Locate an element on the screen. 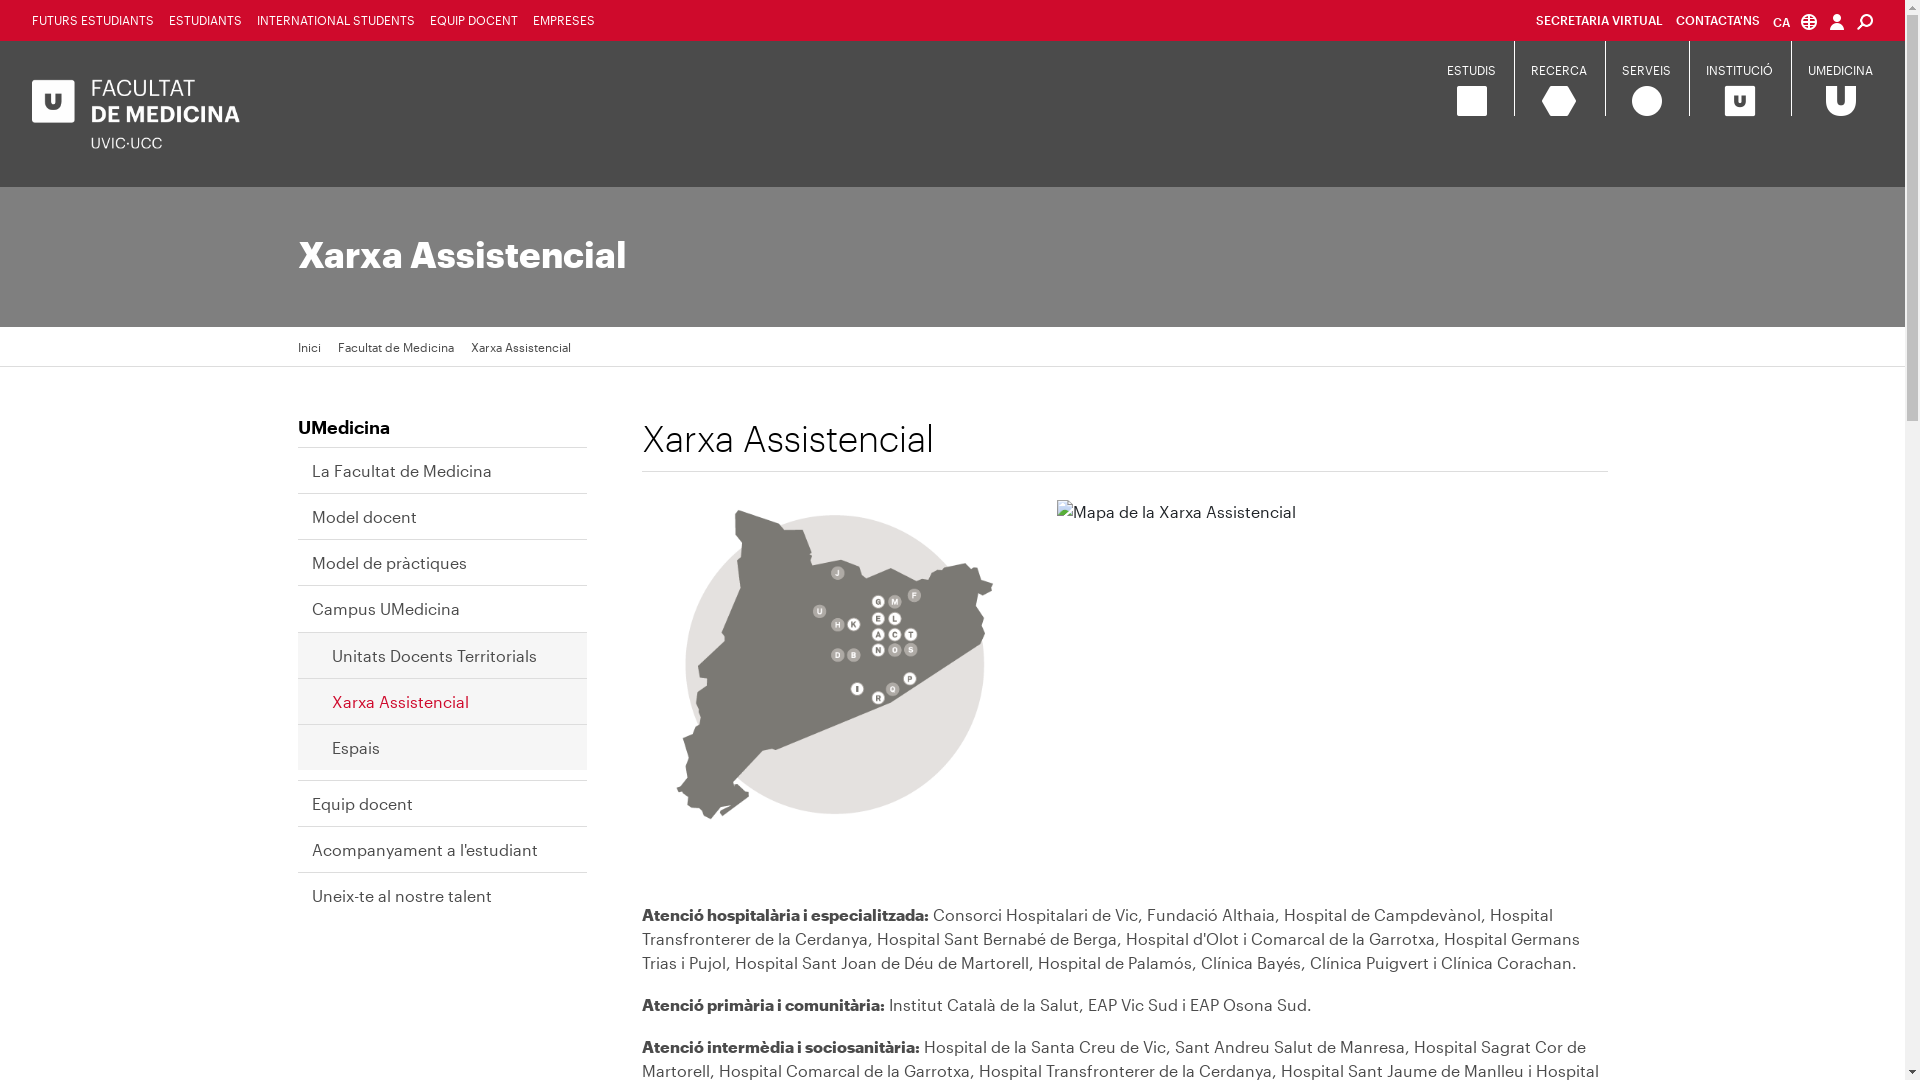 This screenshot has height=1080, width=1920. 'EQUIP DOCENT' is located at coordinates (473, 19).